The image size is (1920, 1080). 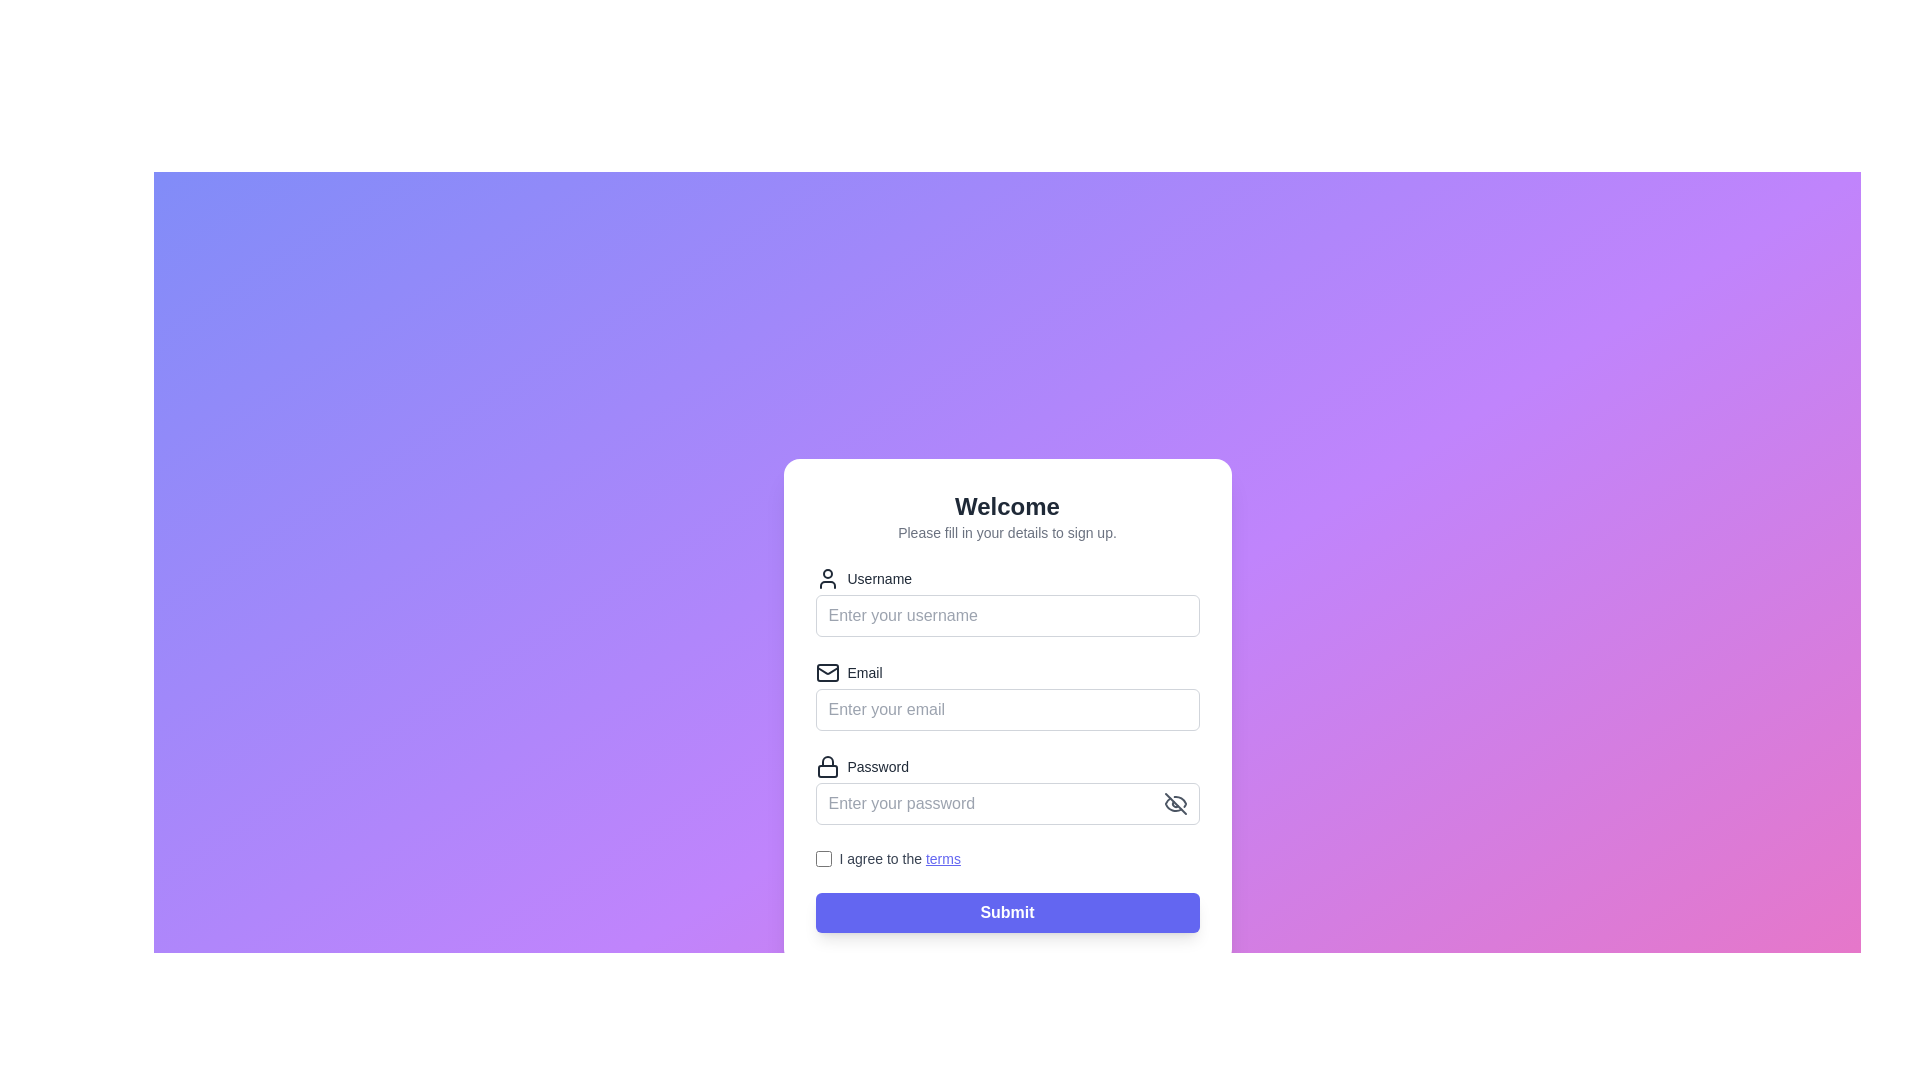 I want to click on the toggle visibility button that allows users, so click(x=1175, y=802).